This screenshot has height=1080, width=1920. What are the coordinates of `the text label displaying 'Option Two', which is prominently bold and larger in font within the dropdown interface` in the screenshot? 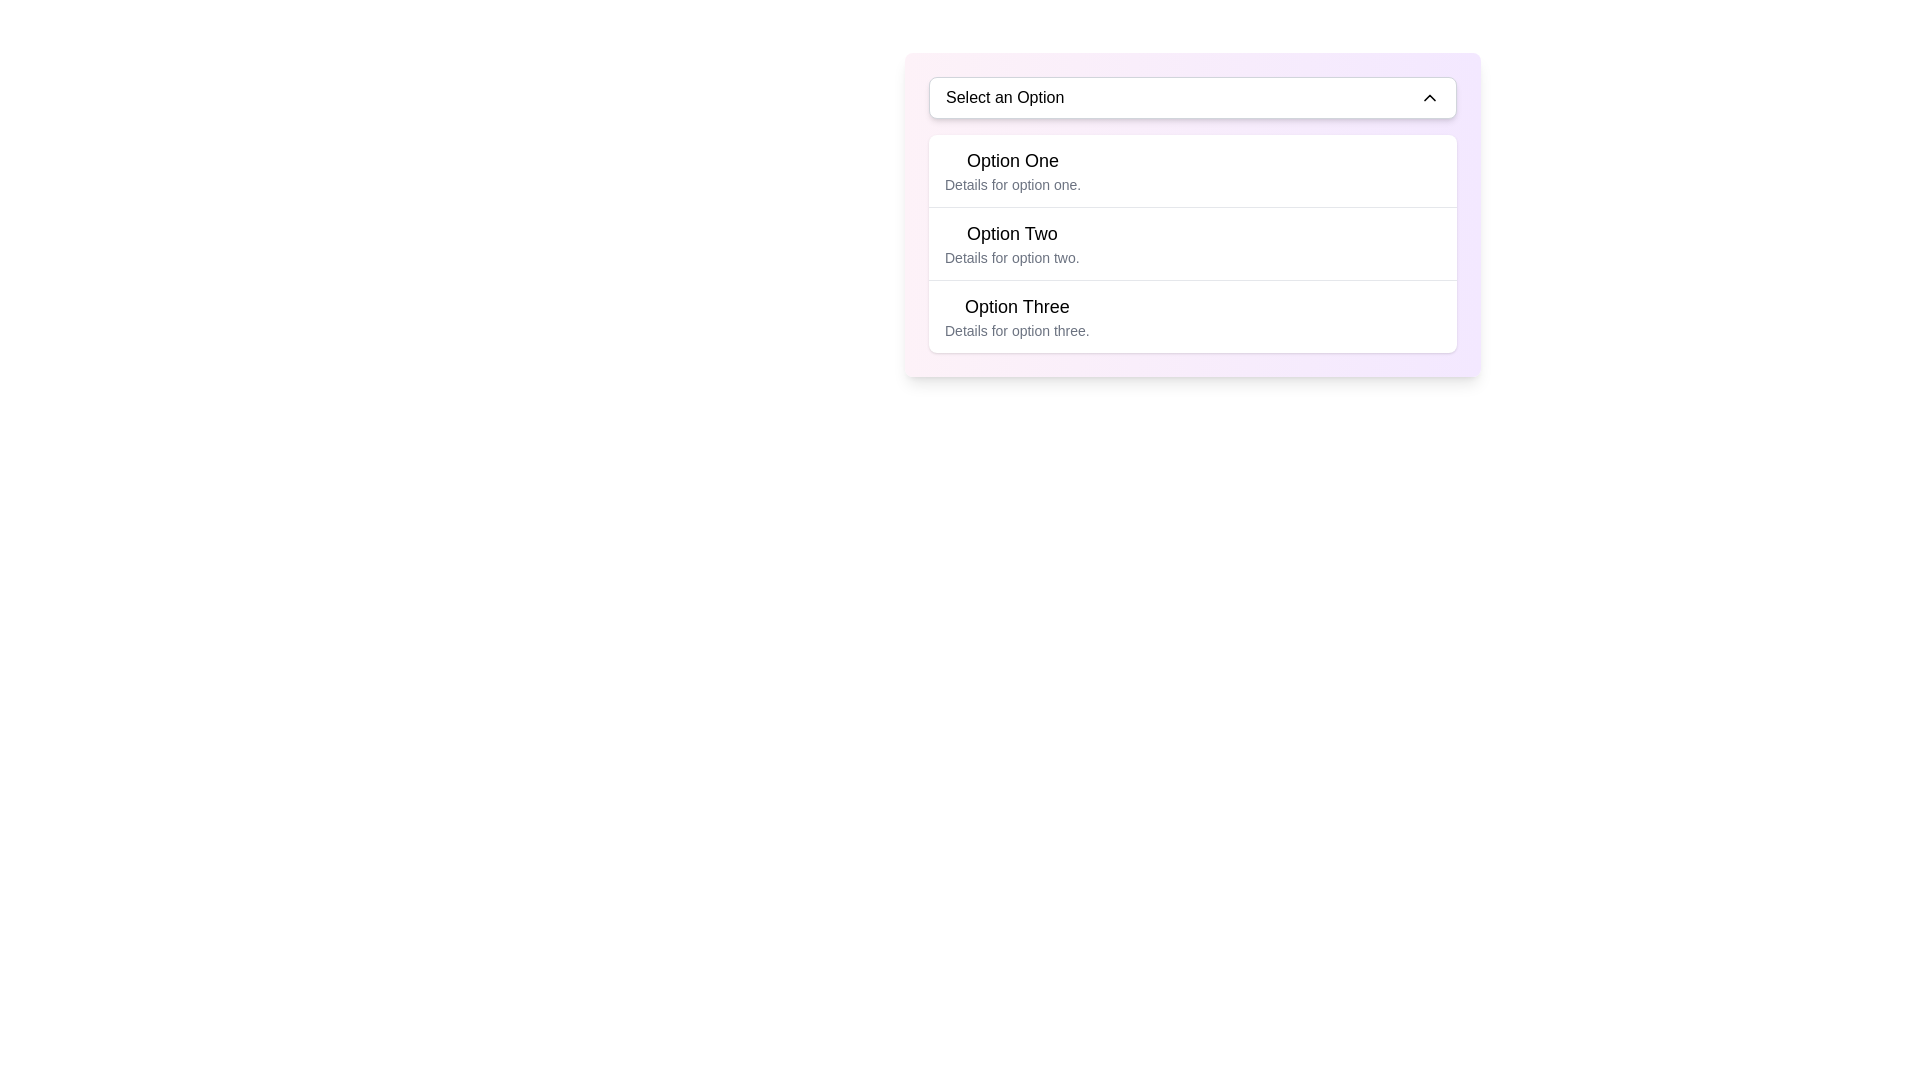 It's located at (1012, 233).